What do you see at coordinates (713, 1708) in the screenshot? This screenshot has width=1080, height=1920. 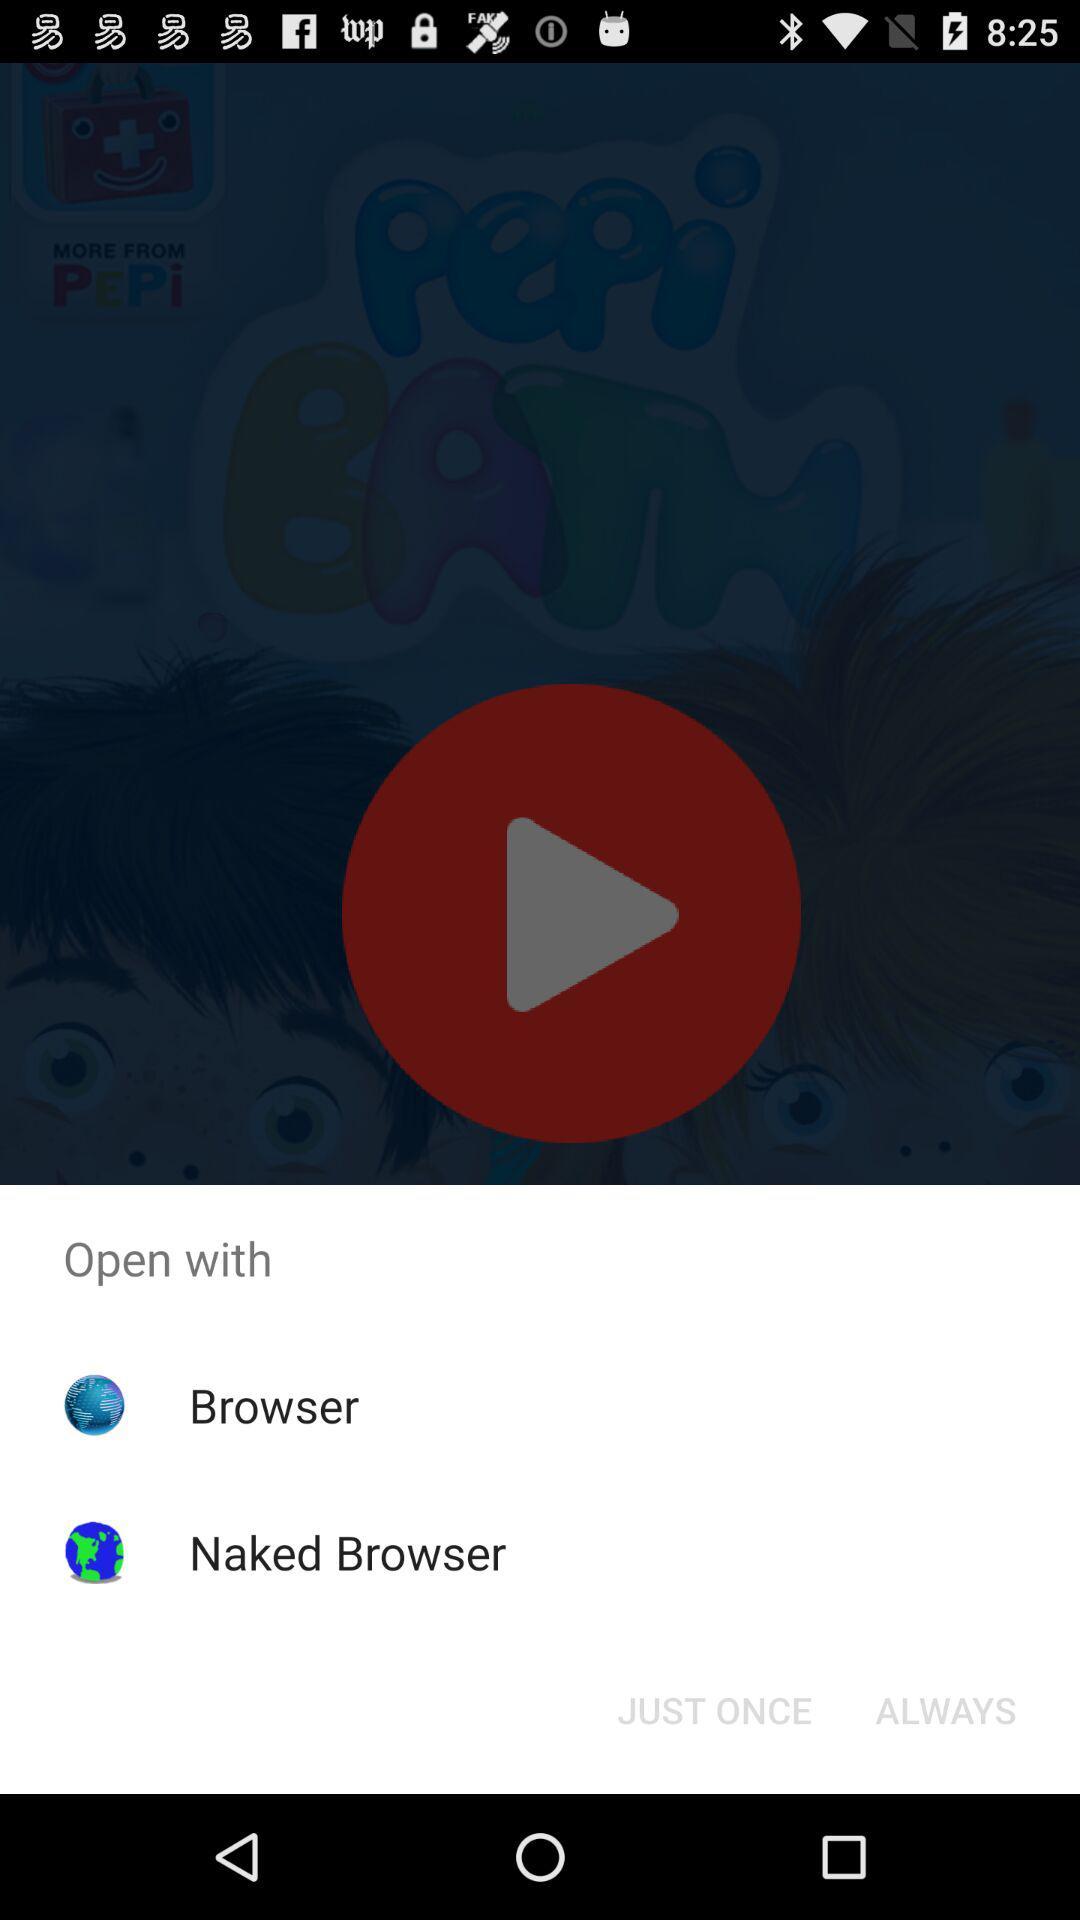 I see `the button to the left of the always button` at bounding box center [713, 1708].